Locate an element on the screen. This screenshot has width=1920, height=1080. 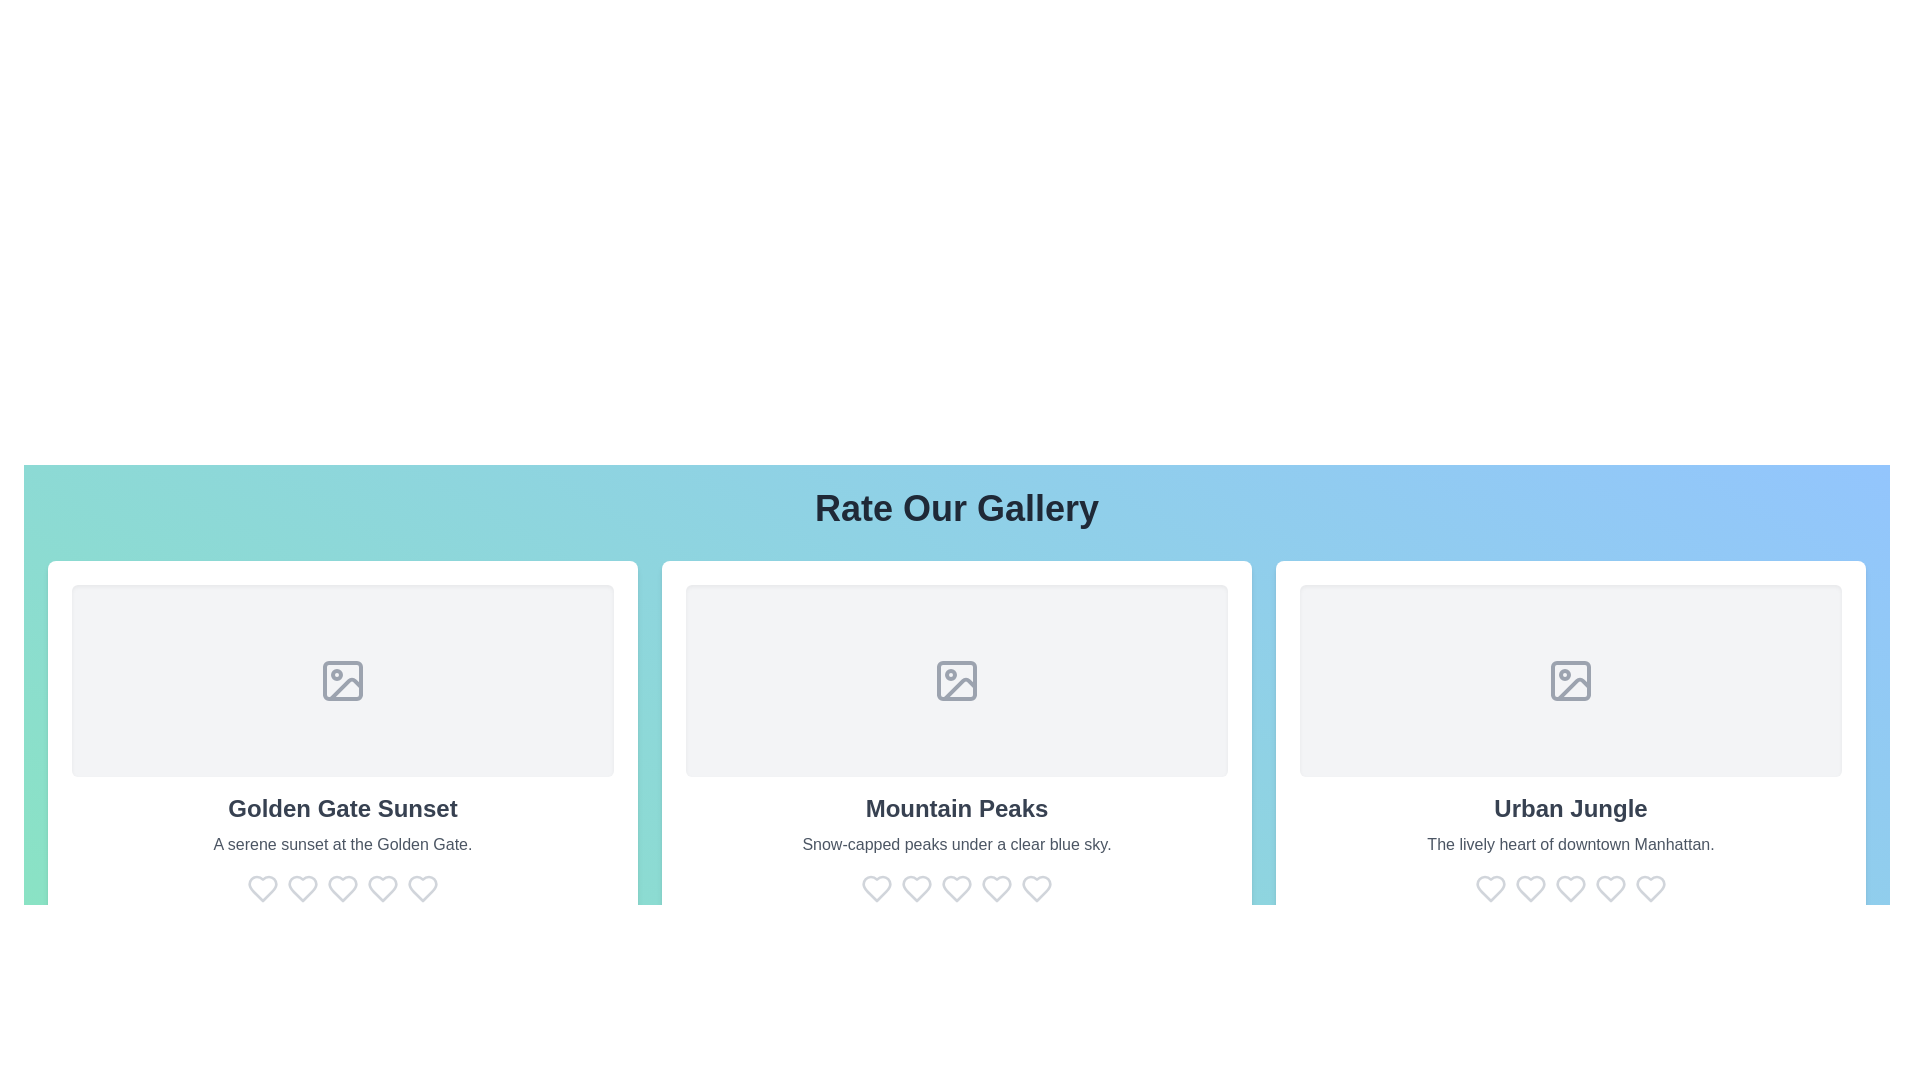
the gallery item Urban Jungle is located at coordinates (1569, 744).